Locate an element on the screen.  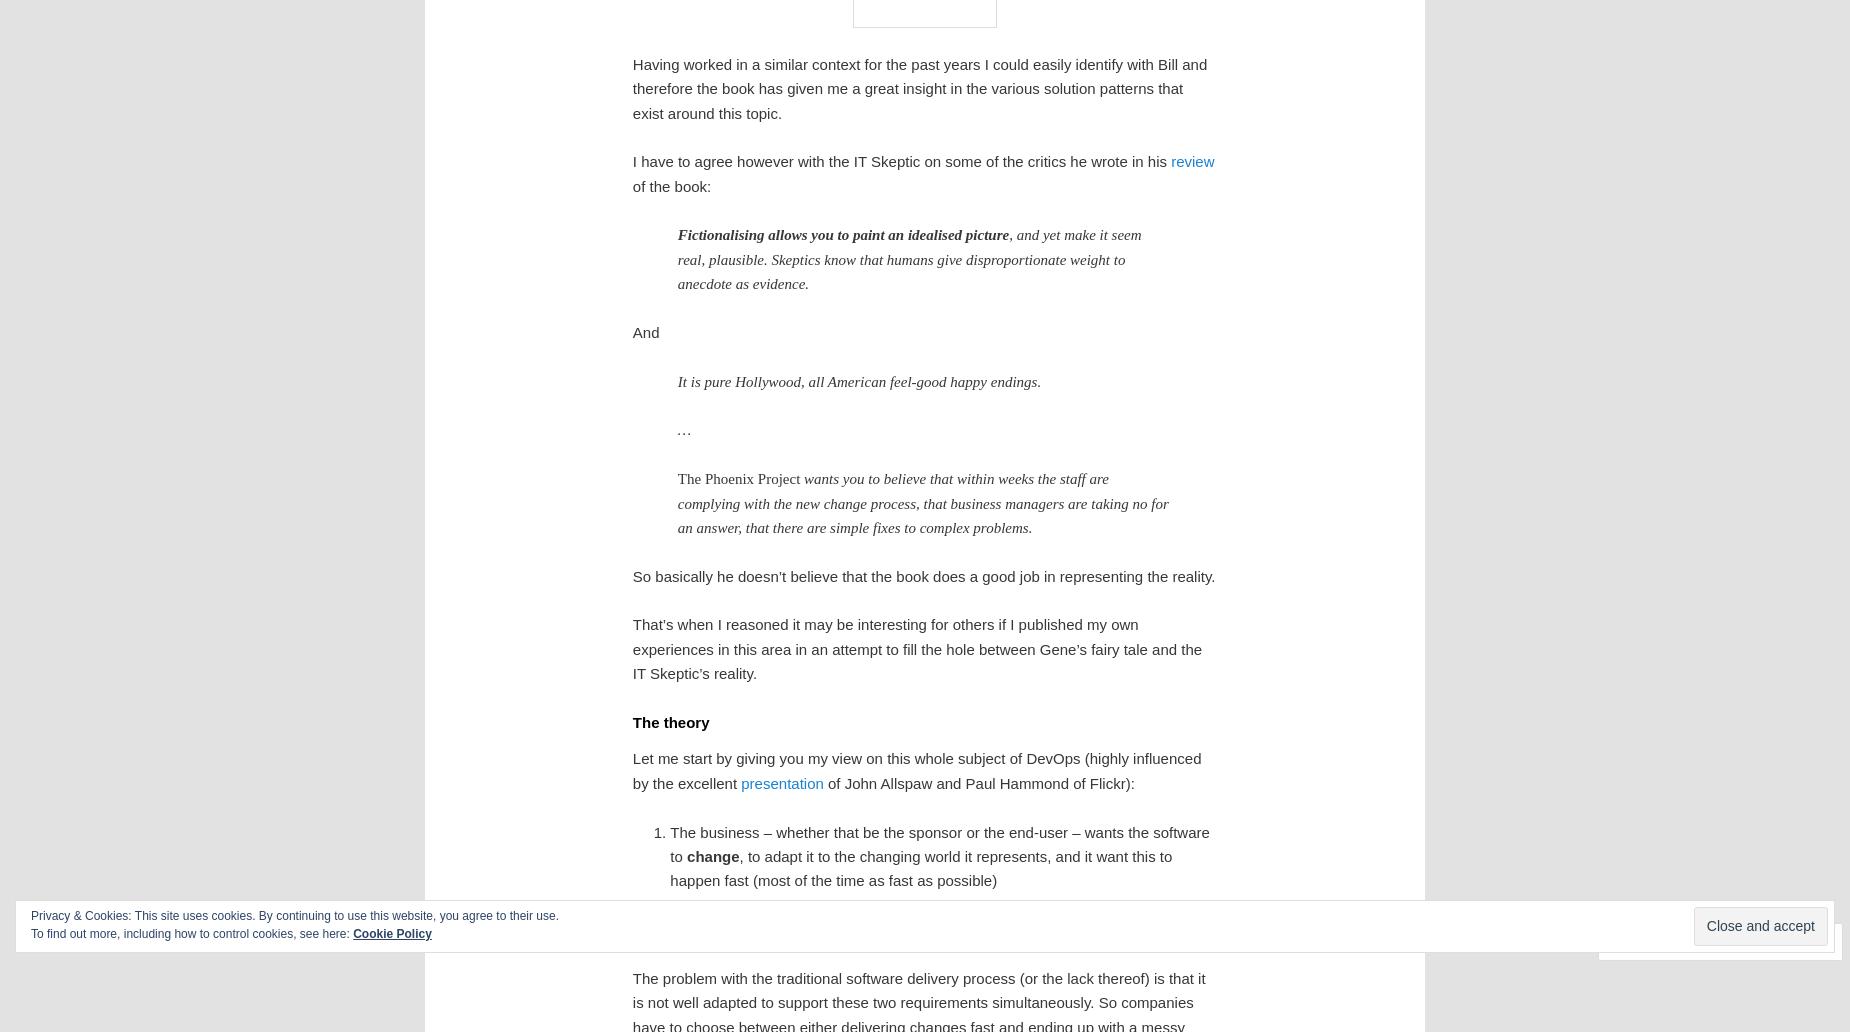
'Follow' is located at coordinates (1768, 939).